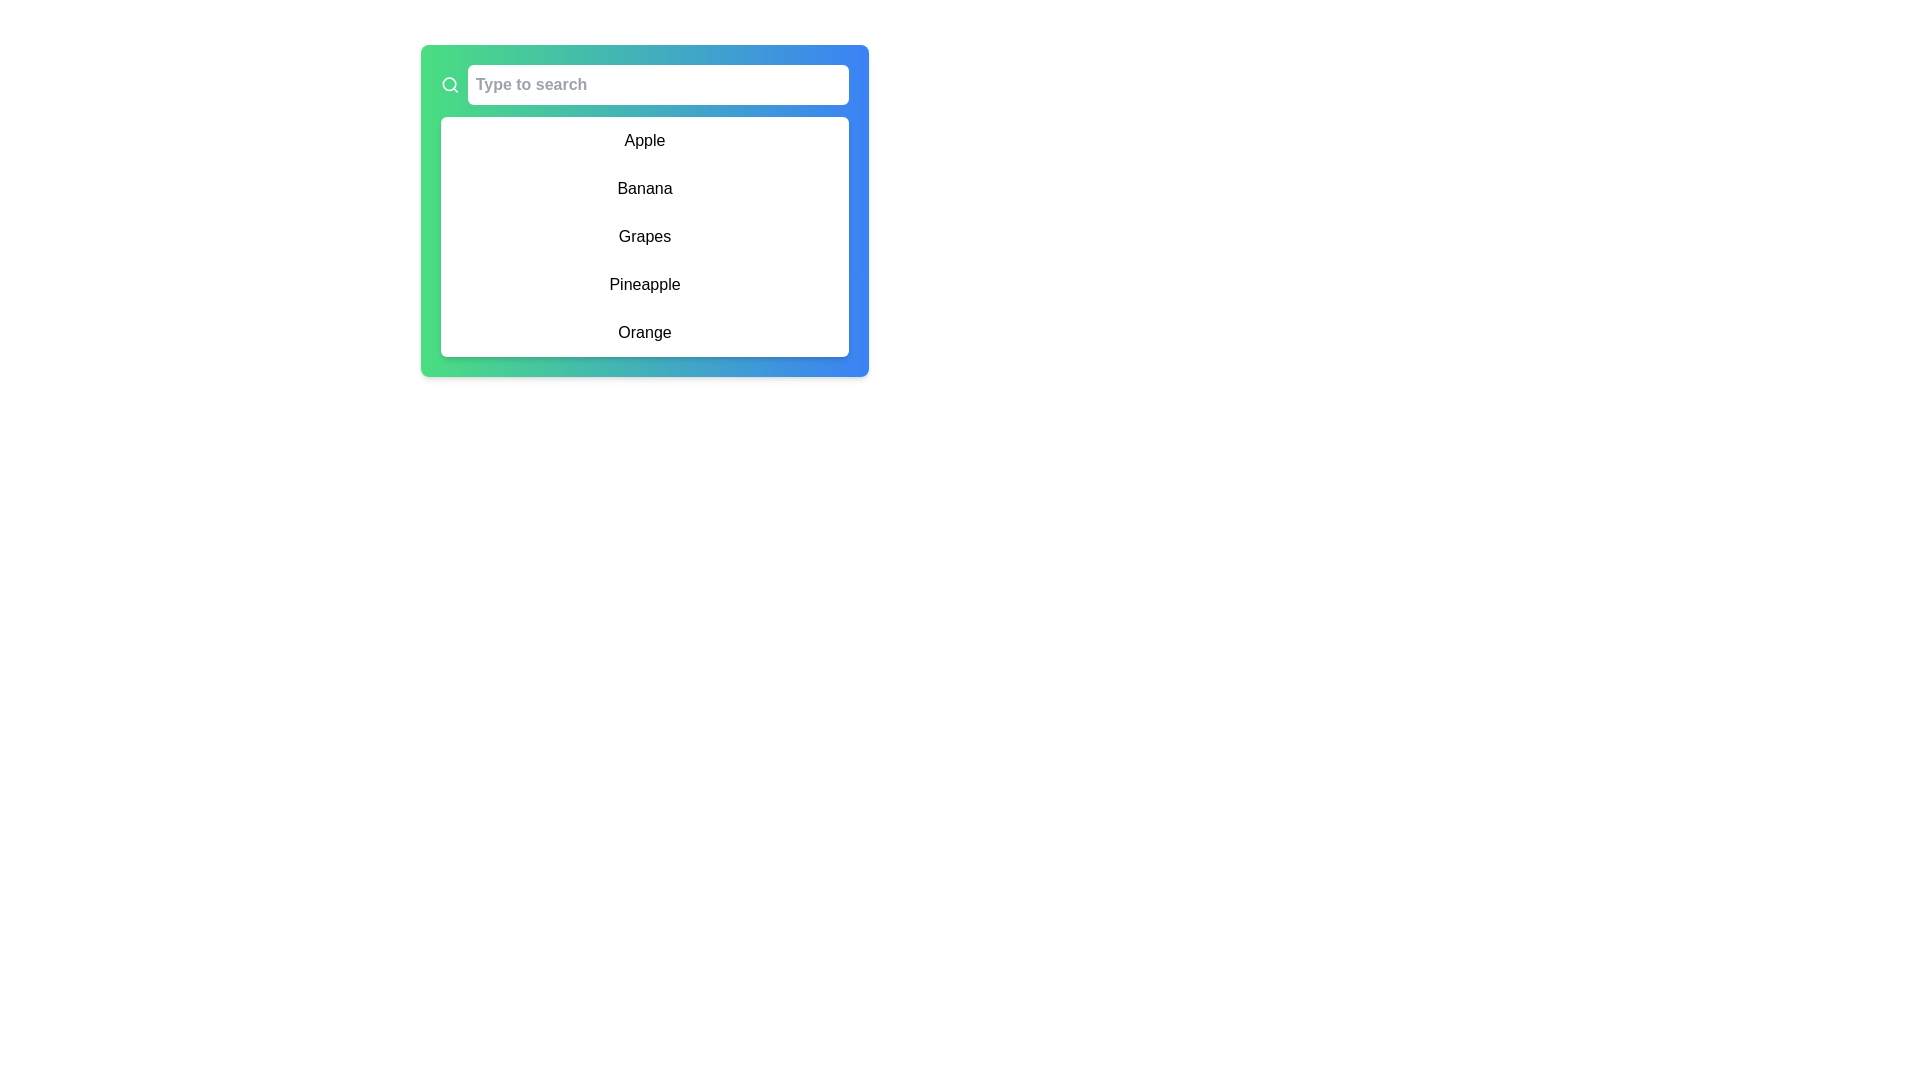 Image resolution: width=1920 pixels, height=1080 pixels. I want to click on the text label displaying 'Apple' in a black sans-serif font, so click(644, 140).